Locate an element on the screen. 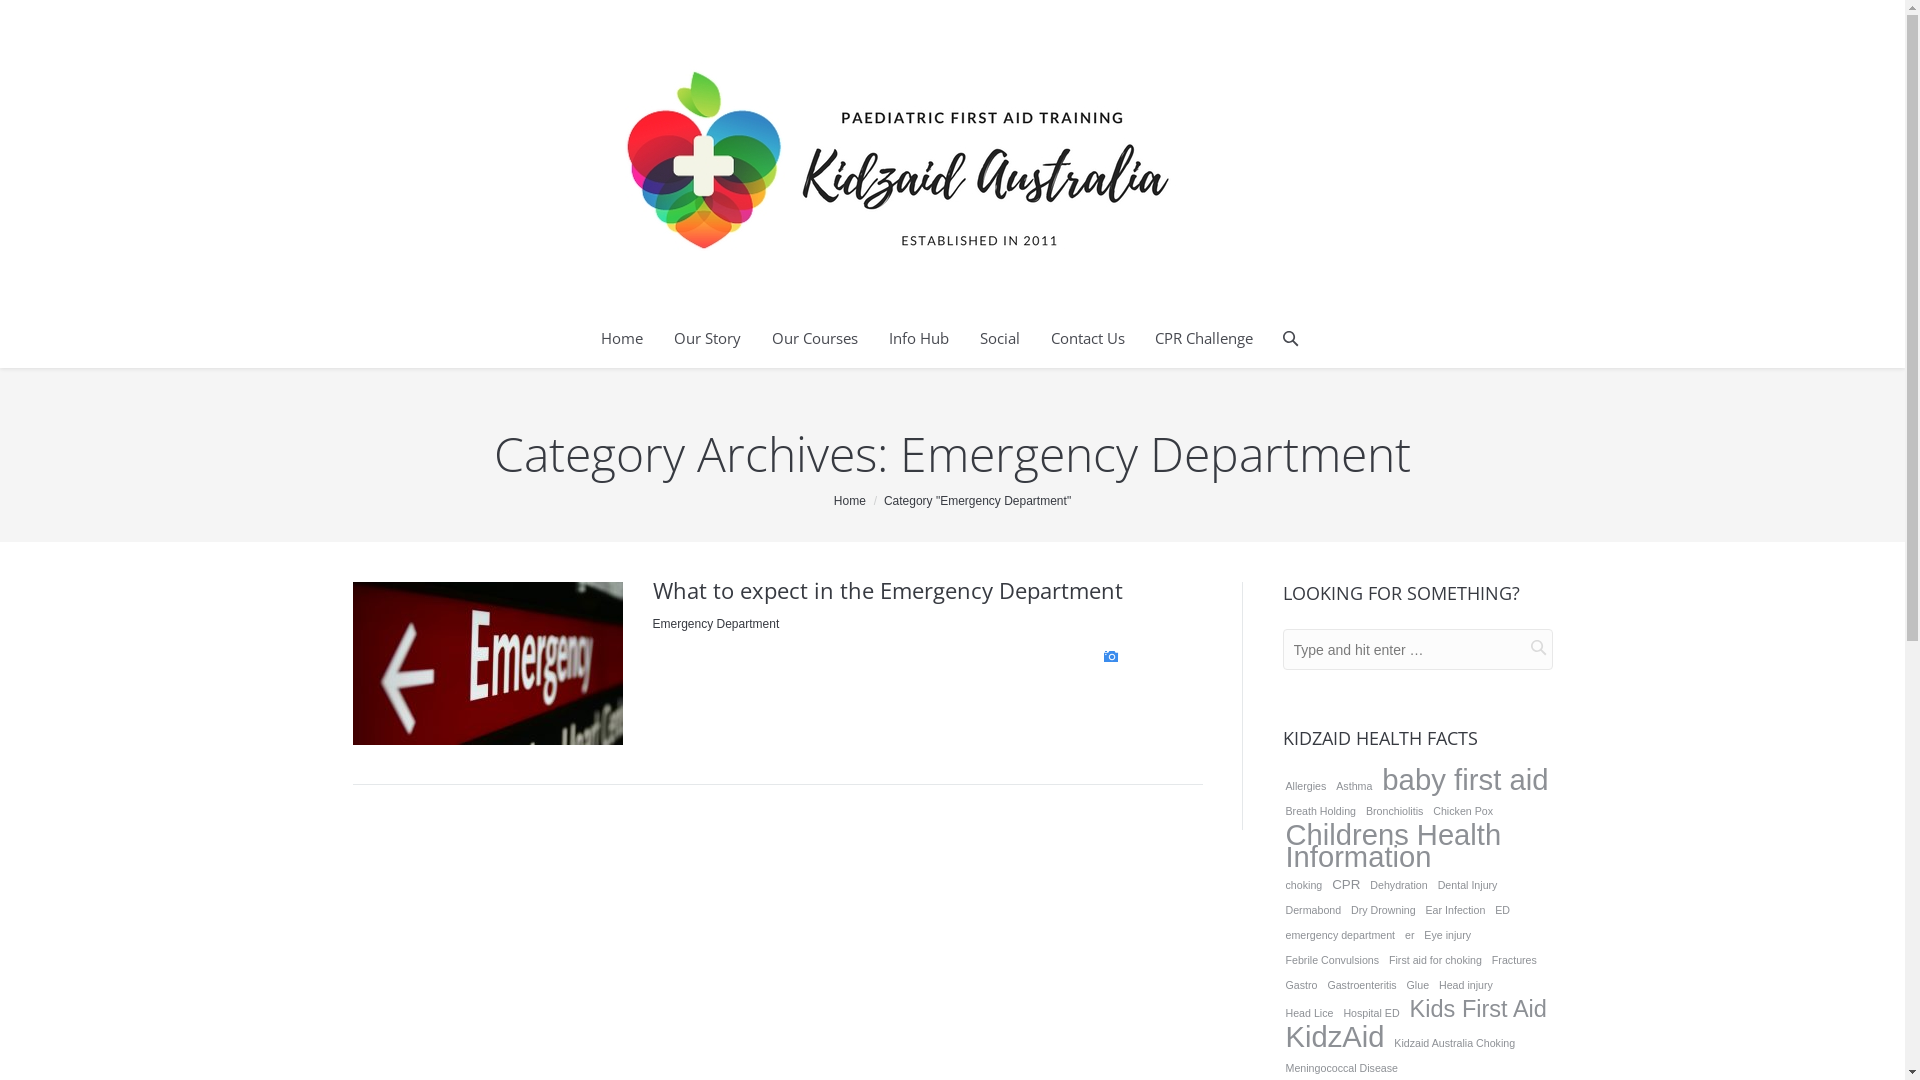  'Eye injury' is located at coordinates (1447, 934).